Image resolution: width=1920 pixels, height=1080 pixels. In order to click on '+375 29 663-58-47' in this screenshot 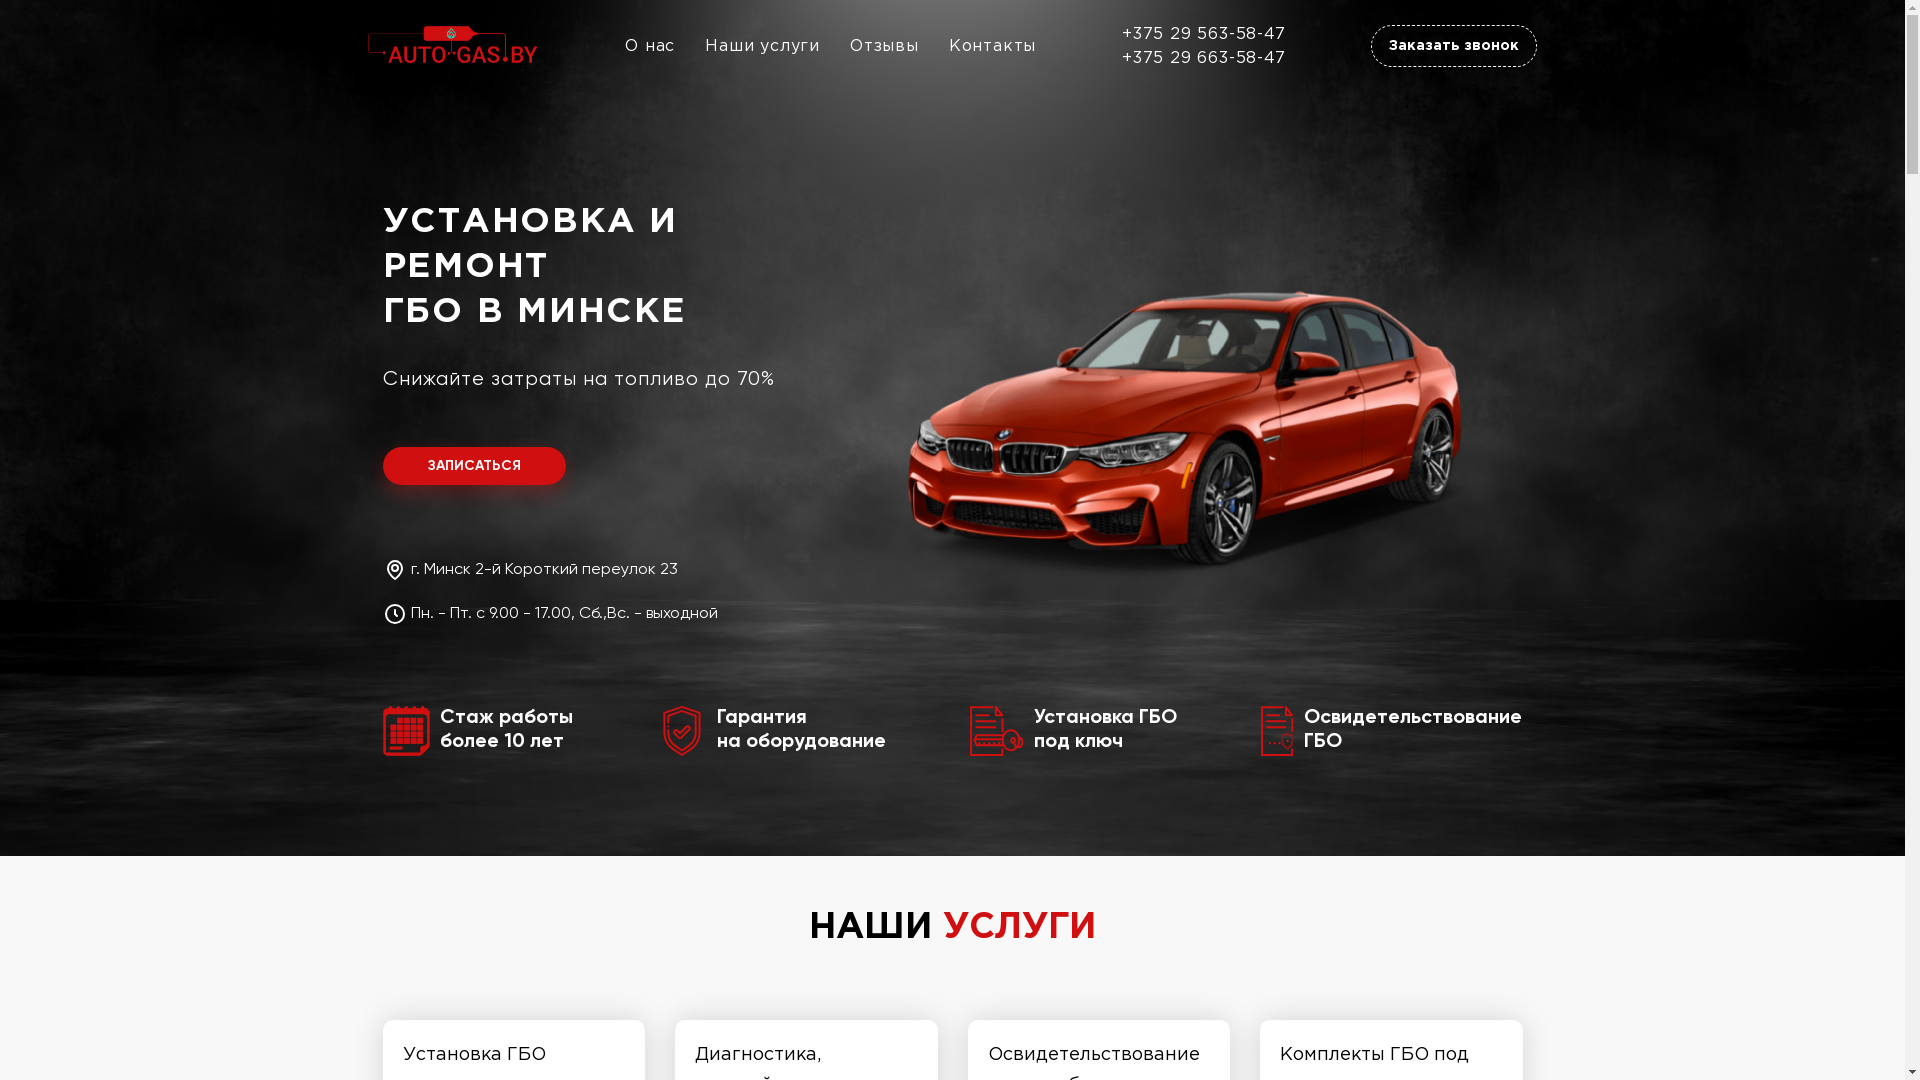, I will do `click(1203, 56)`.